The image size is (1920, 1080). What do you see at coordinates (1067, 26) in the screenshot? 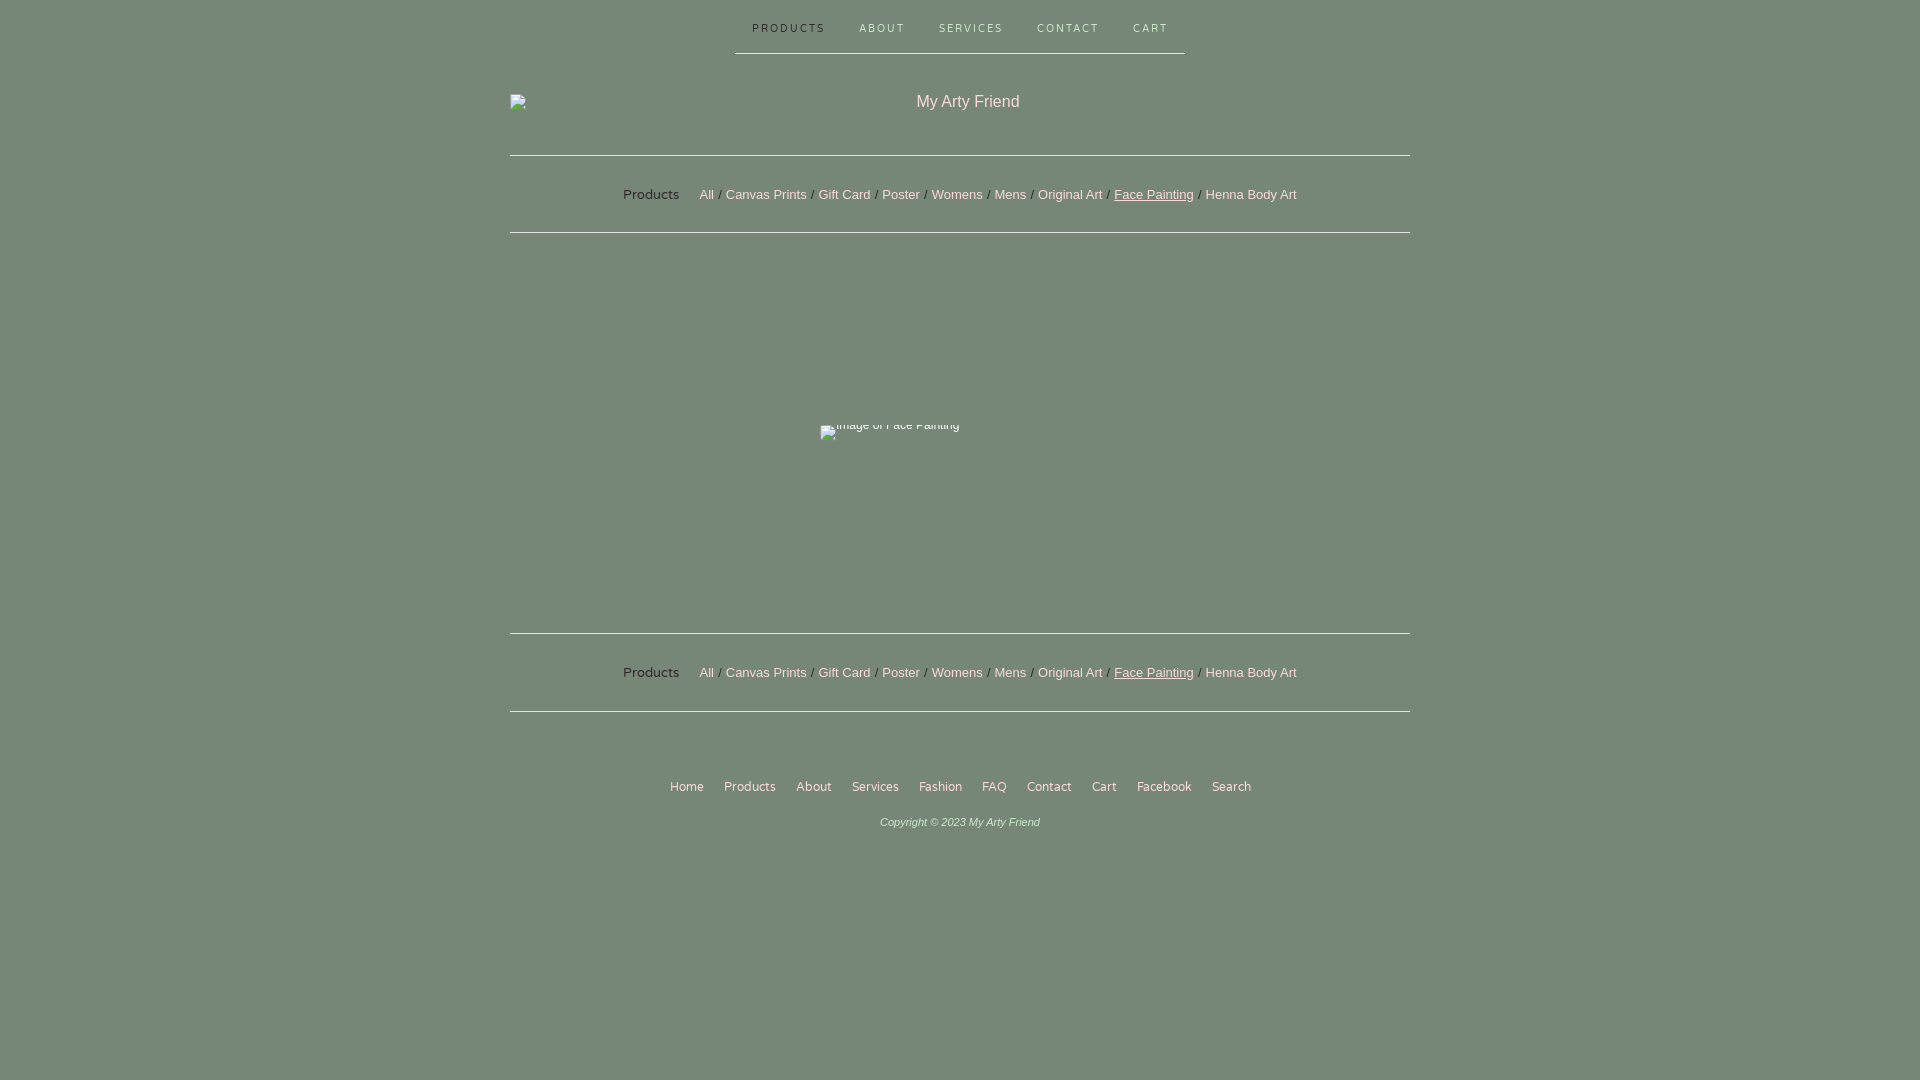
I see `'CONTACT'` at bounding box center [1067, 26].